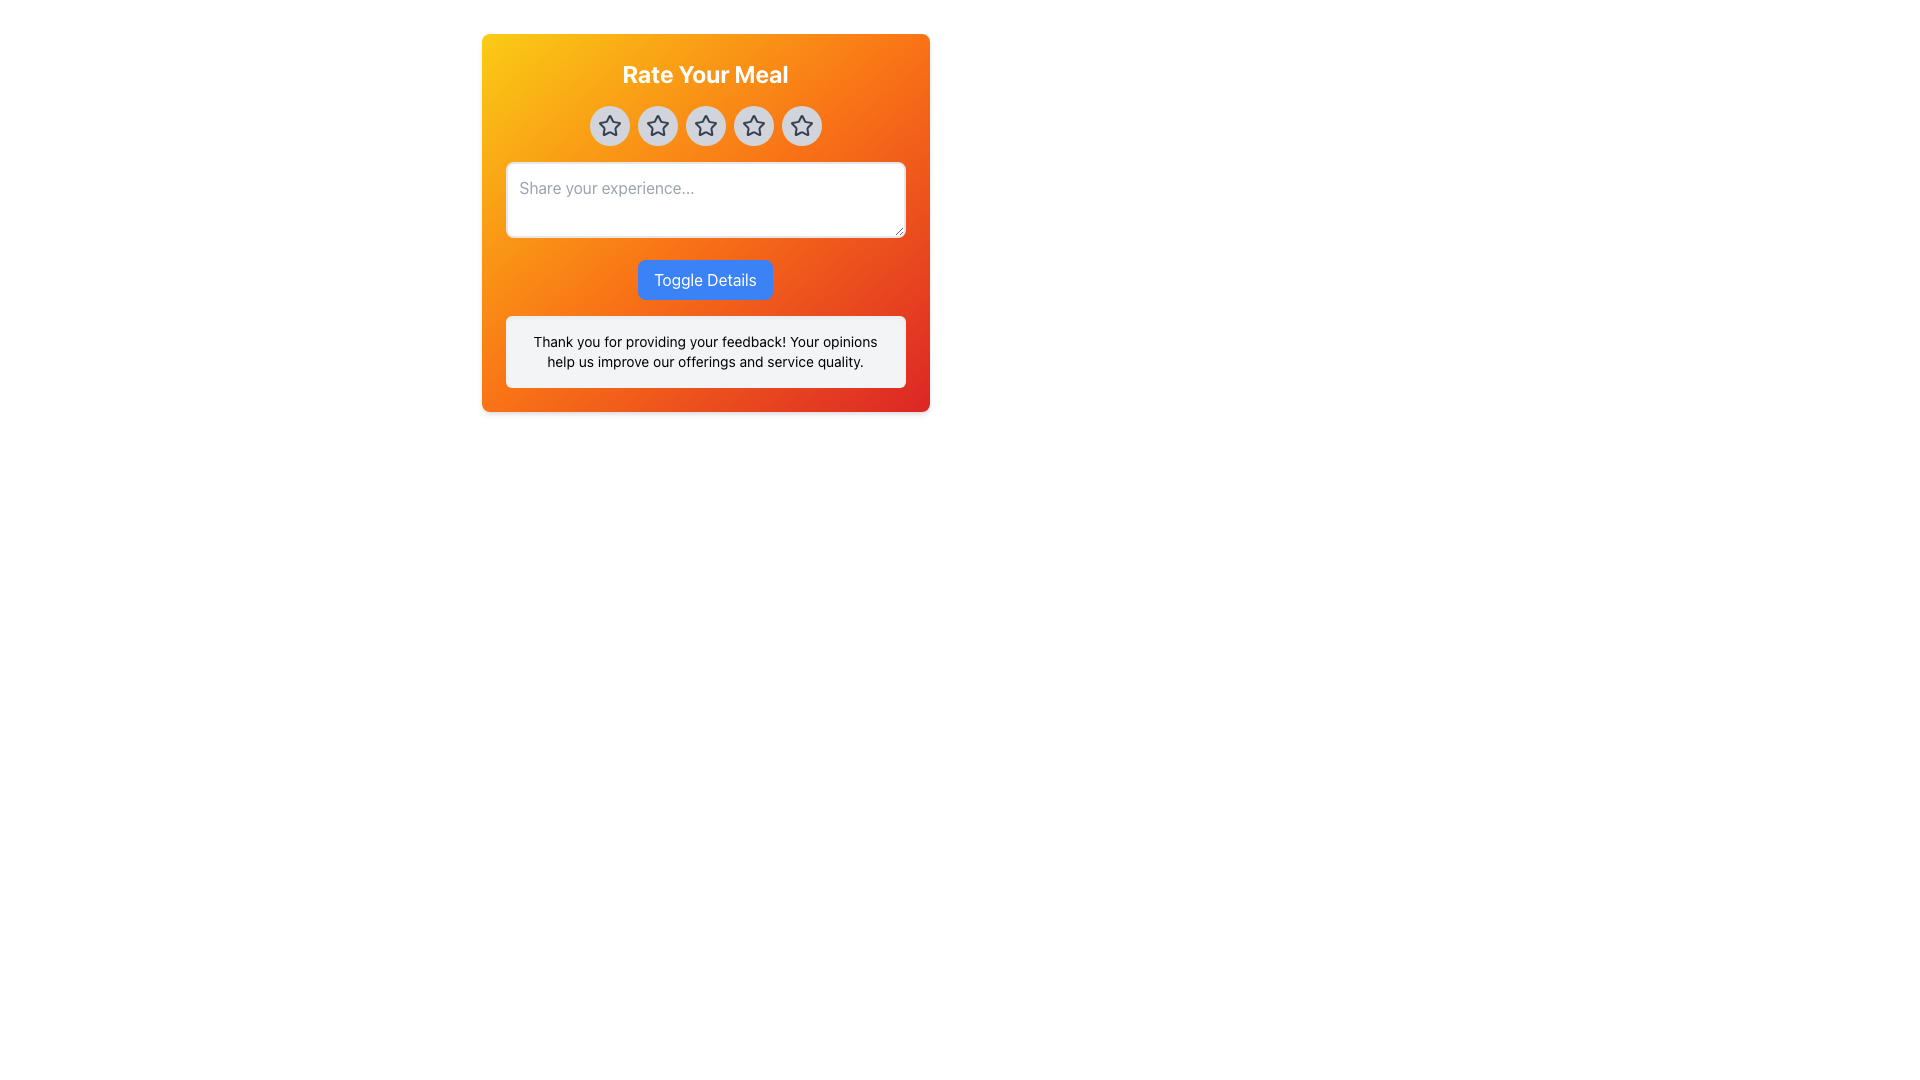 This screenshot has height=1080, width=1920. Describe the element at coordinates (705, 126) in the screenshot. I see `the third rating star icon button located below the 'Rate Your Meal' text` at that location.